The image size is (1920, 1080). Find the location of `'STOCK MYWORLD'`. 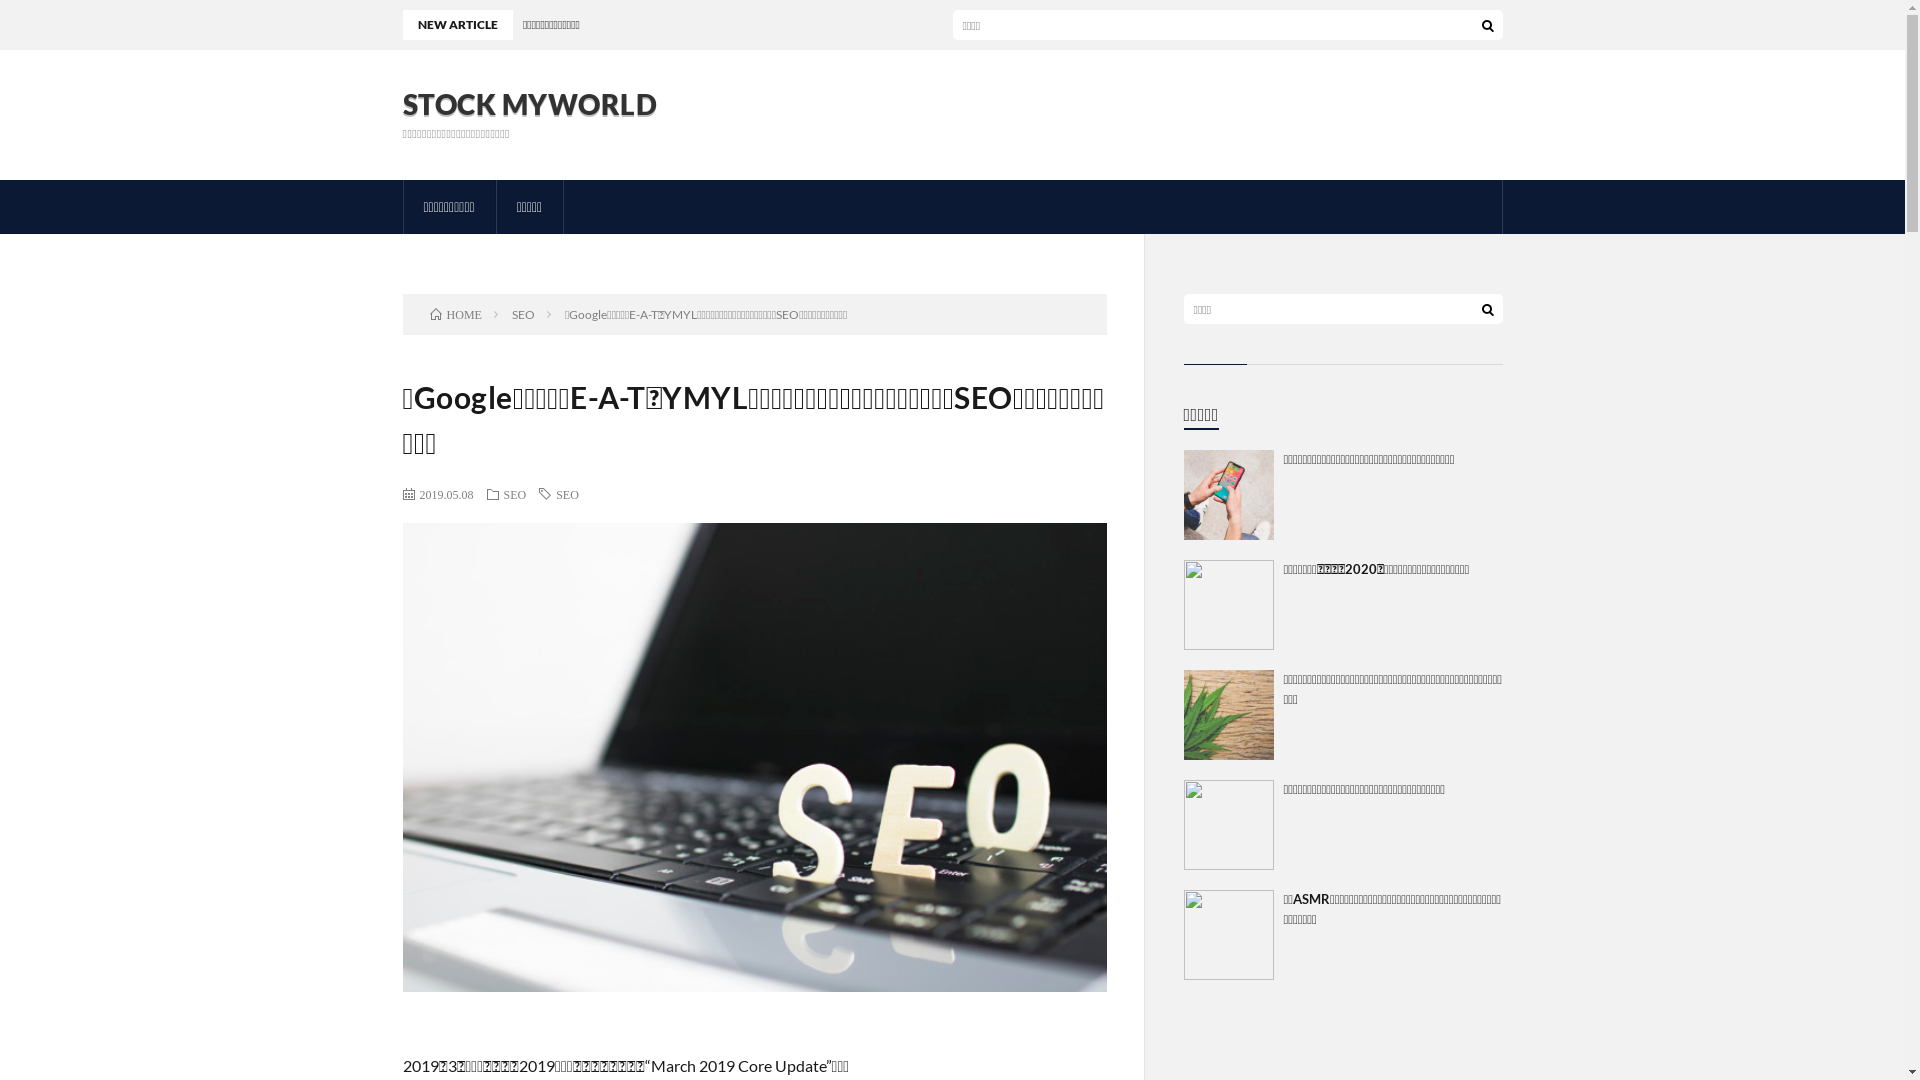

'STOCK MYWORLD' is located at coordinates (529, 104).